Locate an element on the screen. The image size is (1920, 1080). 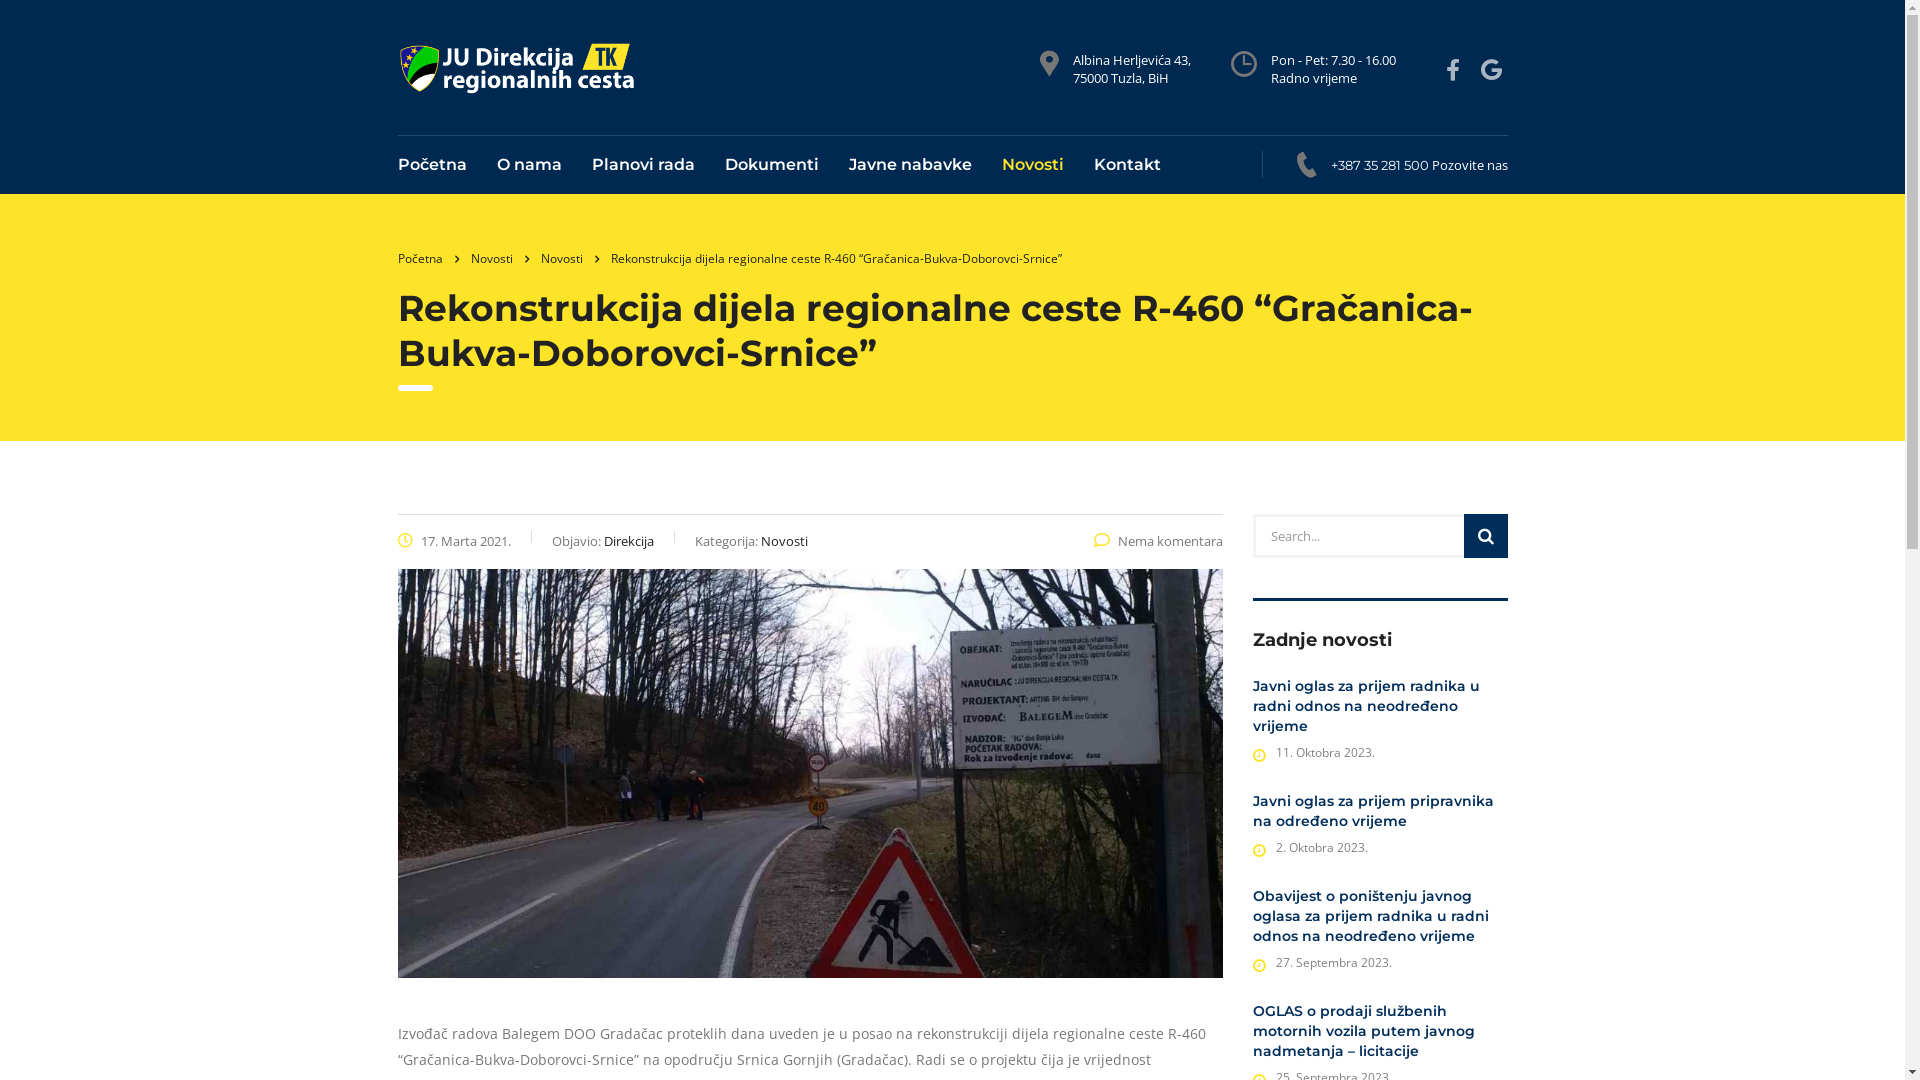
'Javne nabavke' is located at coordinates (909, 164).